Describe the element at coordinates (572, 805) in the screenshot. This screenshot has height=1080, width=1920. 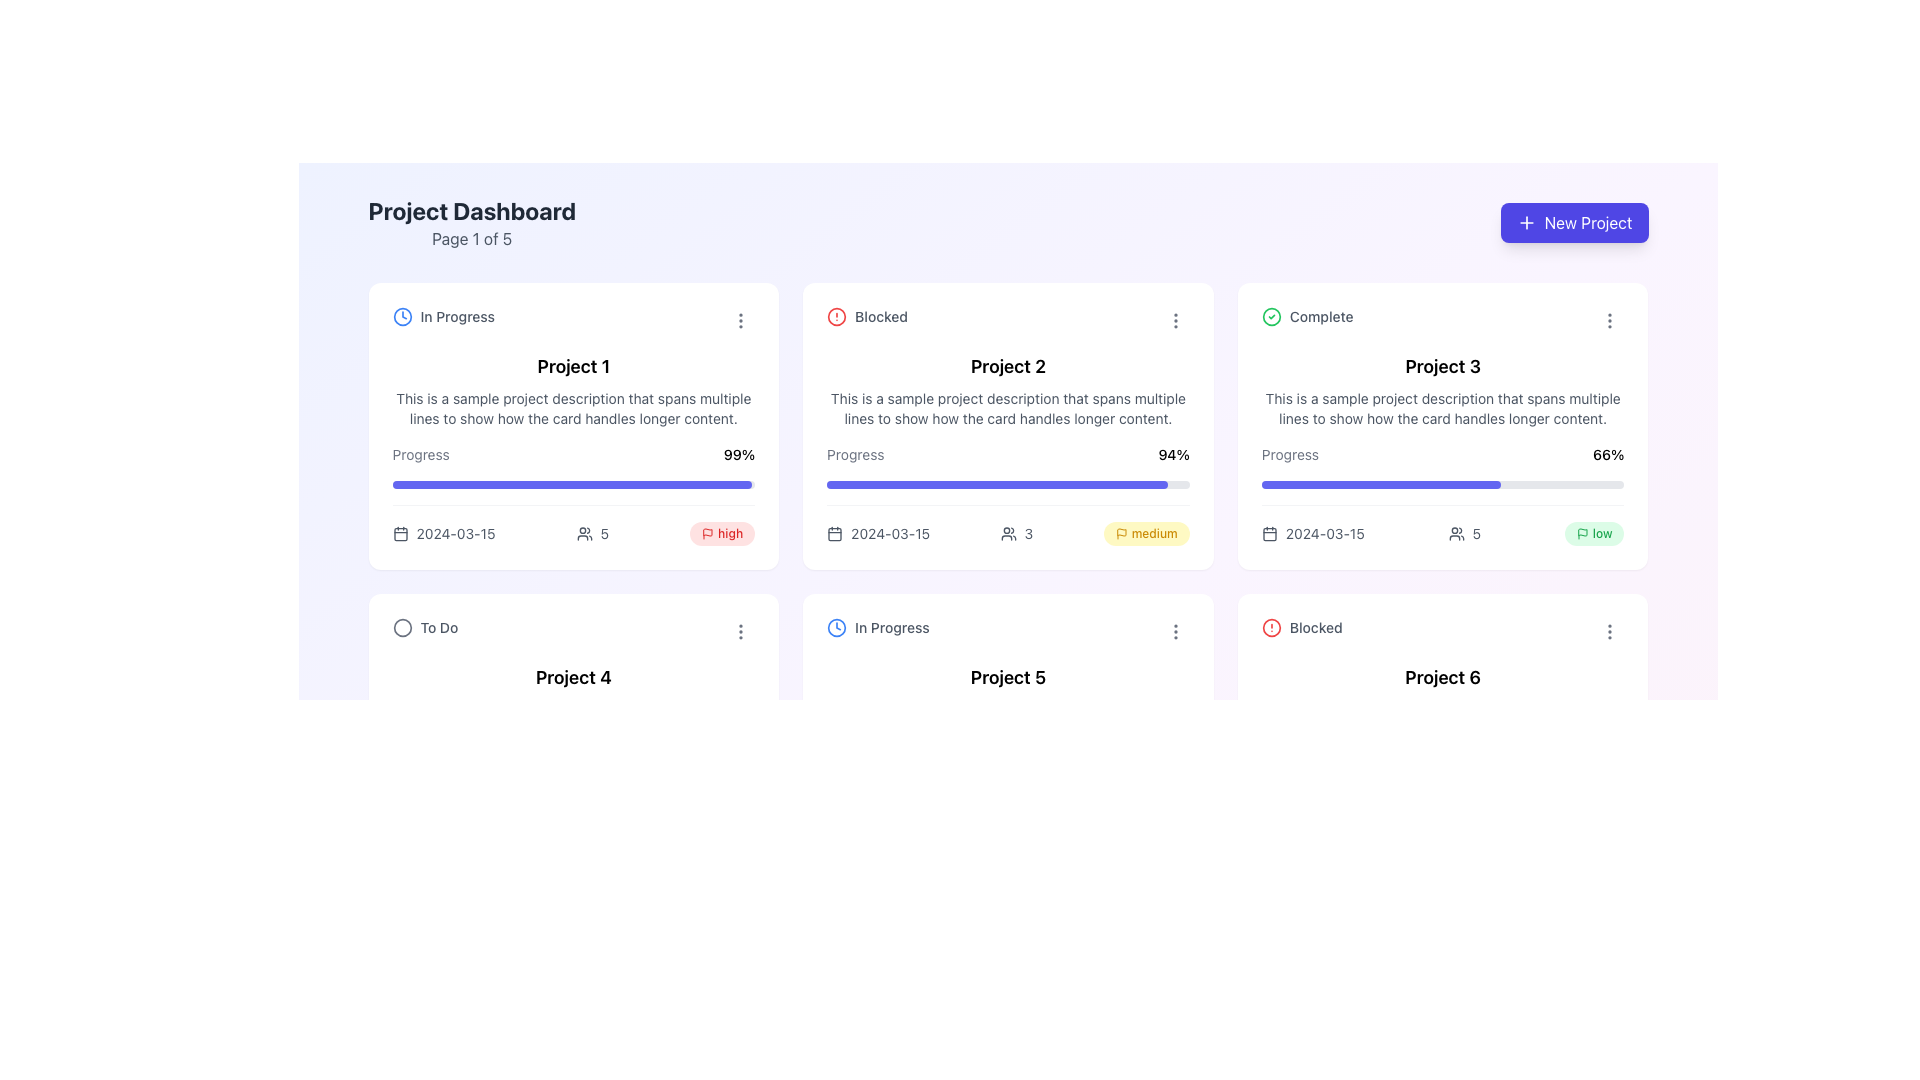
I see `the visual representation of progress in the 'Project 4' progress indicator located in the lower left card of the interface` at that location.